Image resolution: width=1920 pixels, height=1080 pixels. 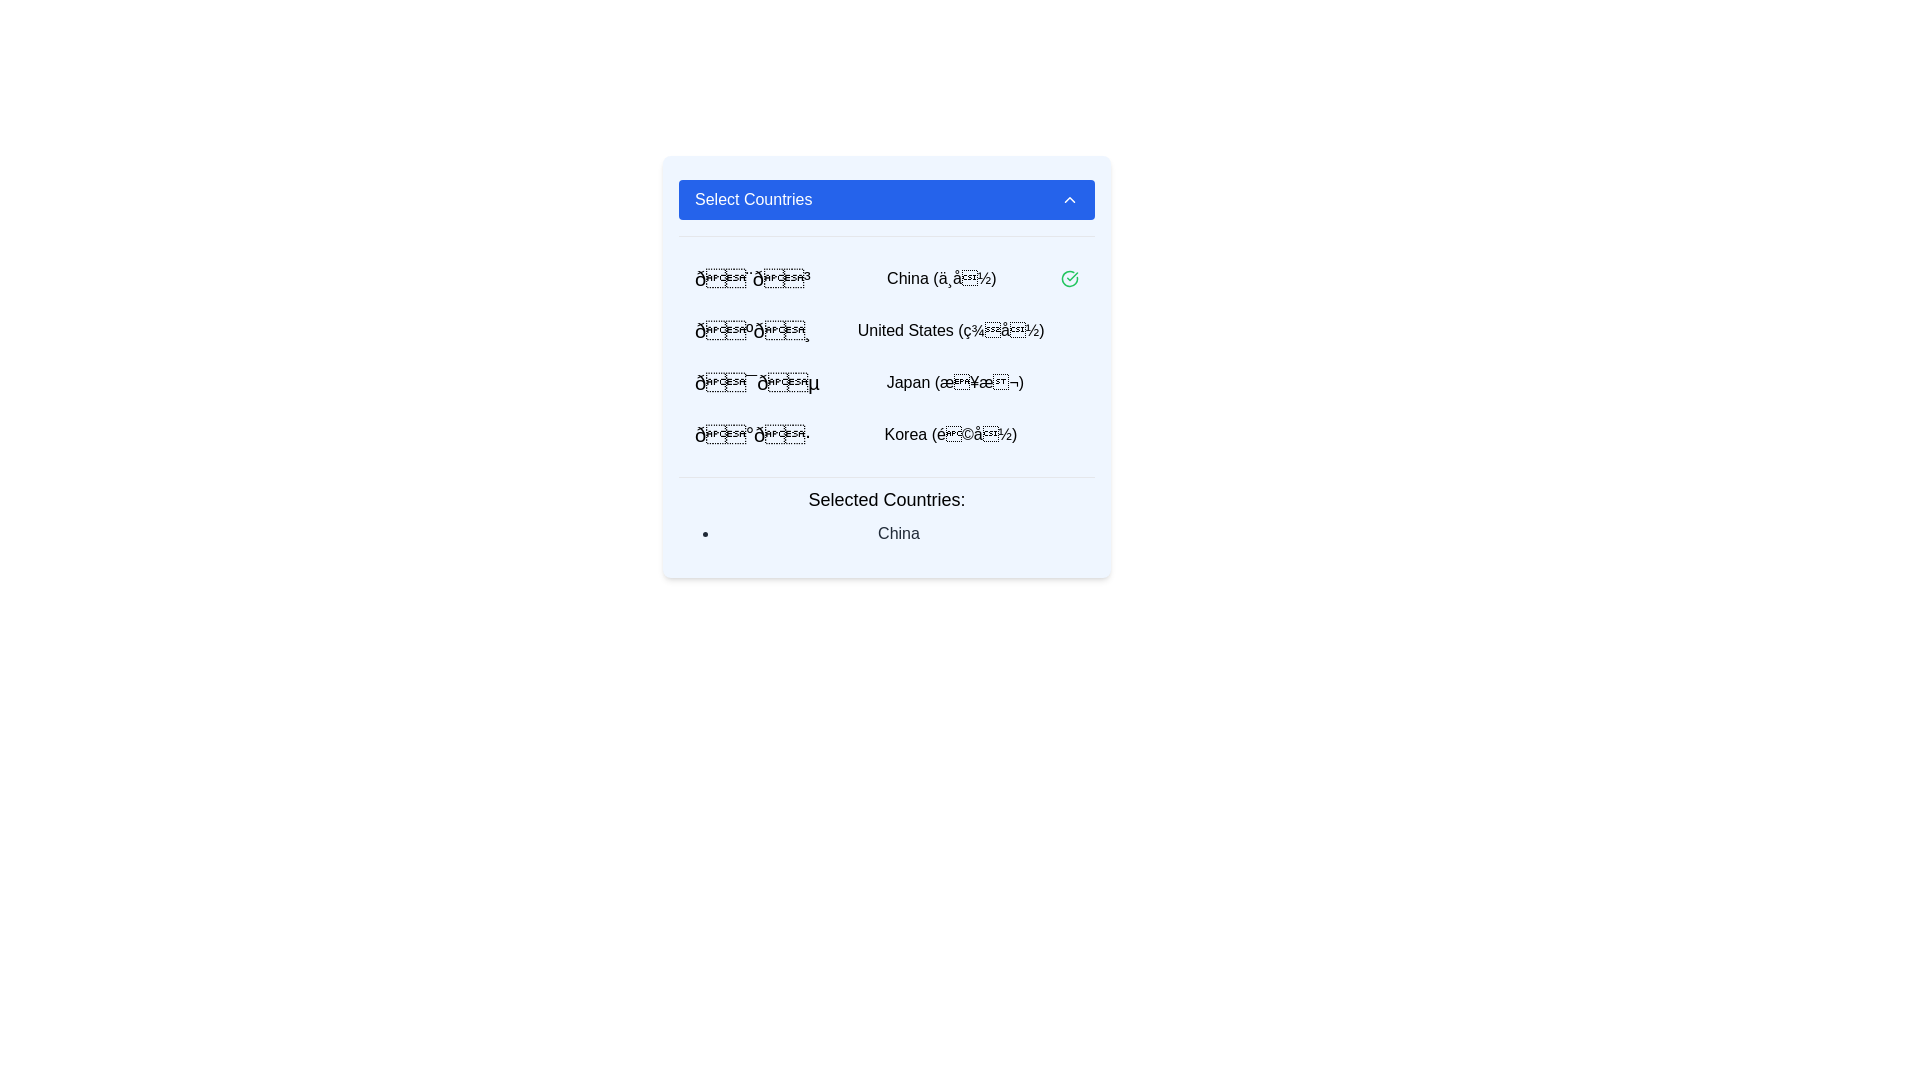 What do you see at coordinates (886, 434) in the screenshot?
I see `the fourth list item in the dropdown menu that allows users to select the country 'Korea', which is located directly below '🇯🇵Japan (日本)'` at bounding box center [886, 434].